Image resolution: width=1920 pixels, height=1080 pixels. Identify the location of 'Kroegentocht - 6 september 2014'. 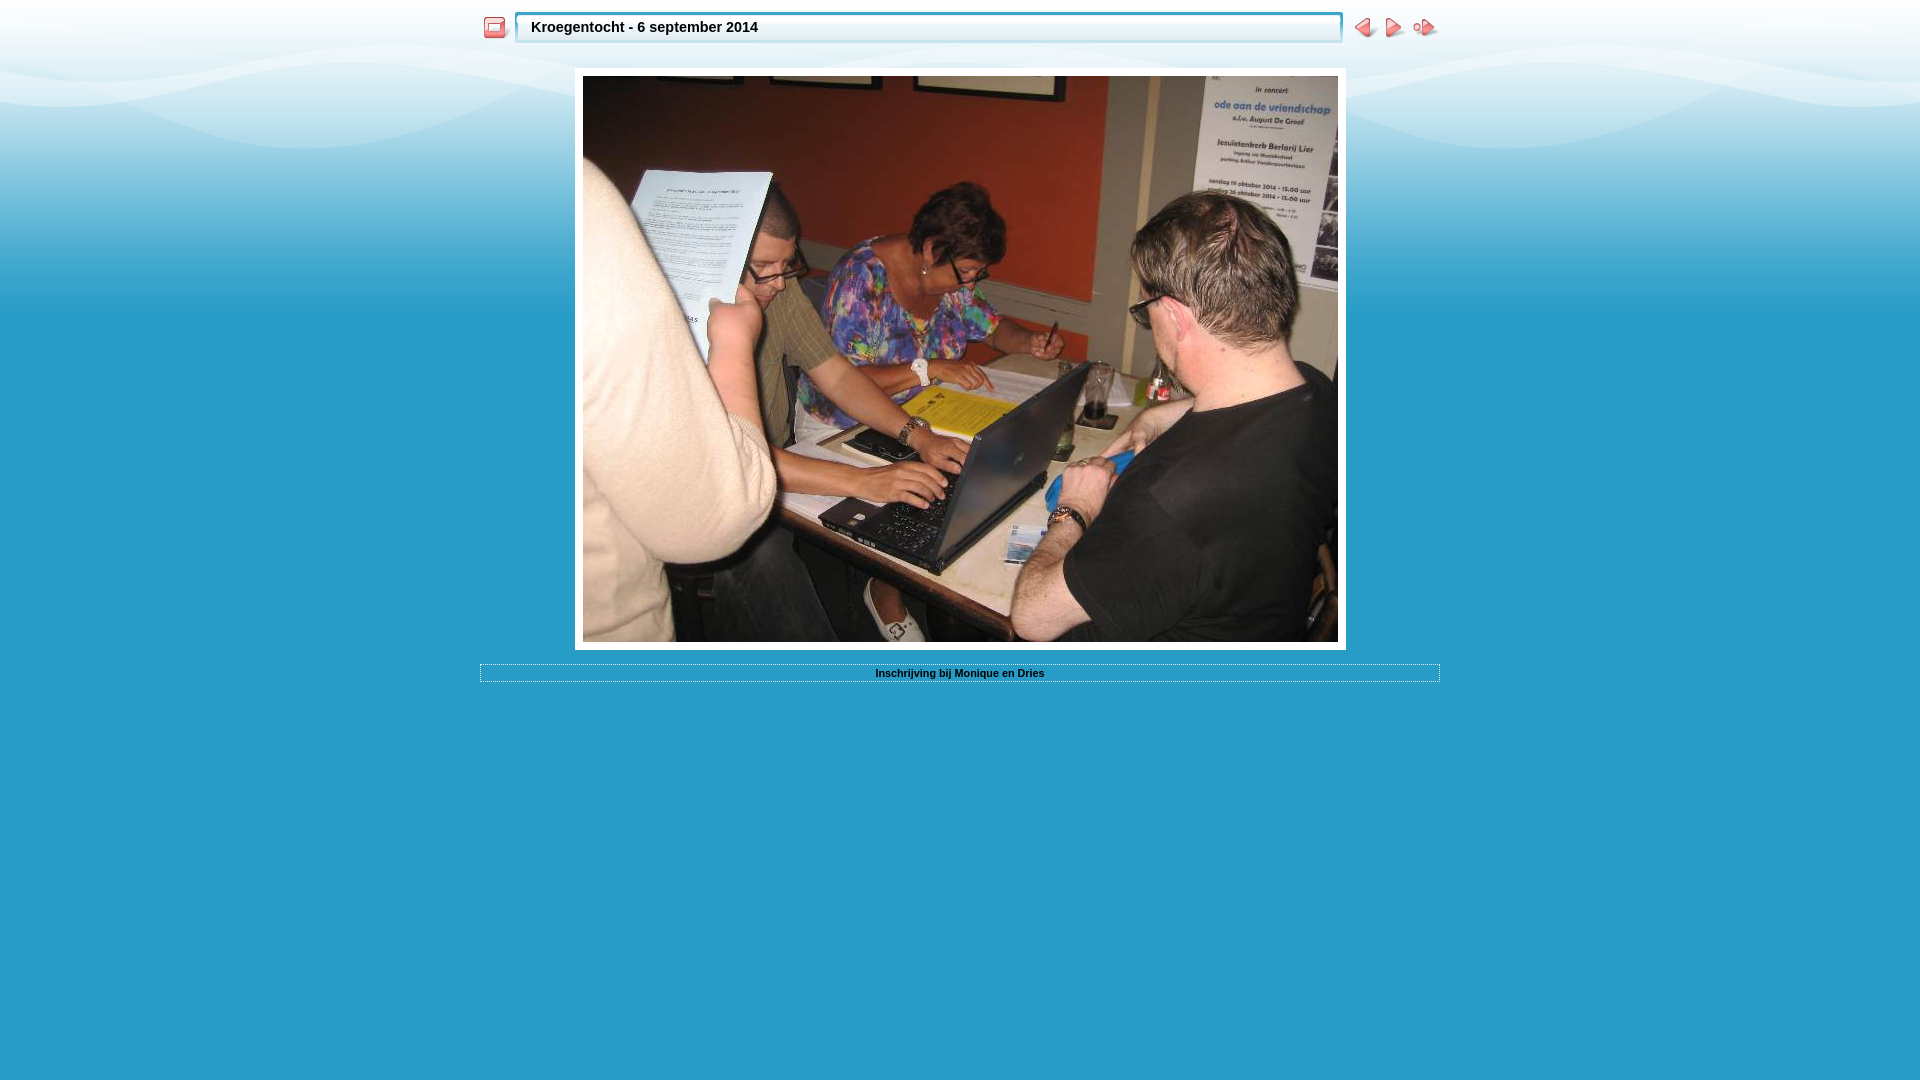
(644, 27).